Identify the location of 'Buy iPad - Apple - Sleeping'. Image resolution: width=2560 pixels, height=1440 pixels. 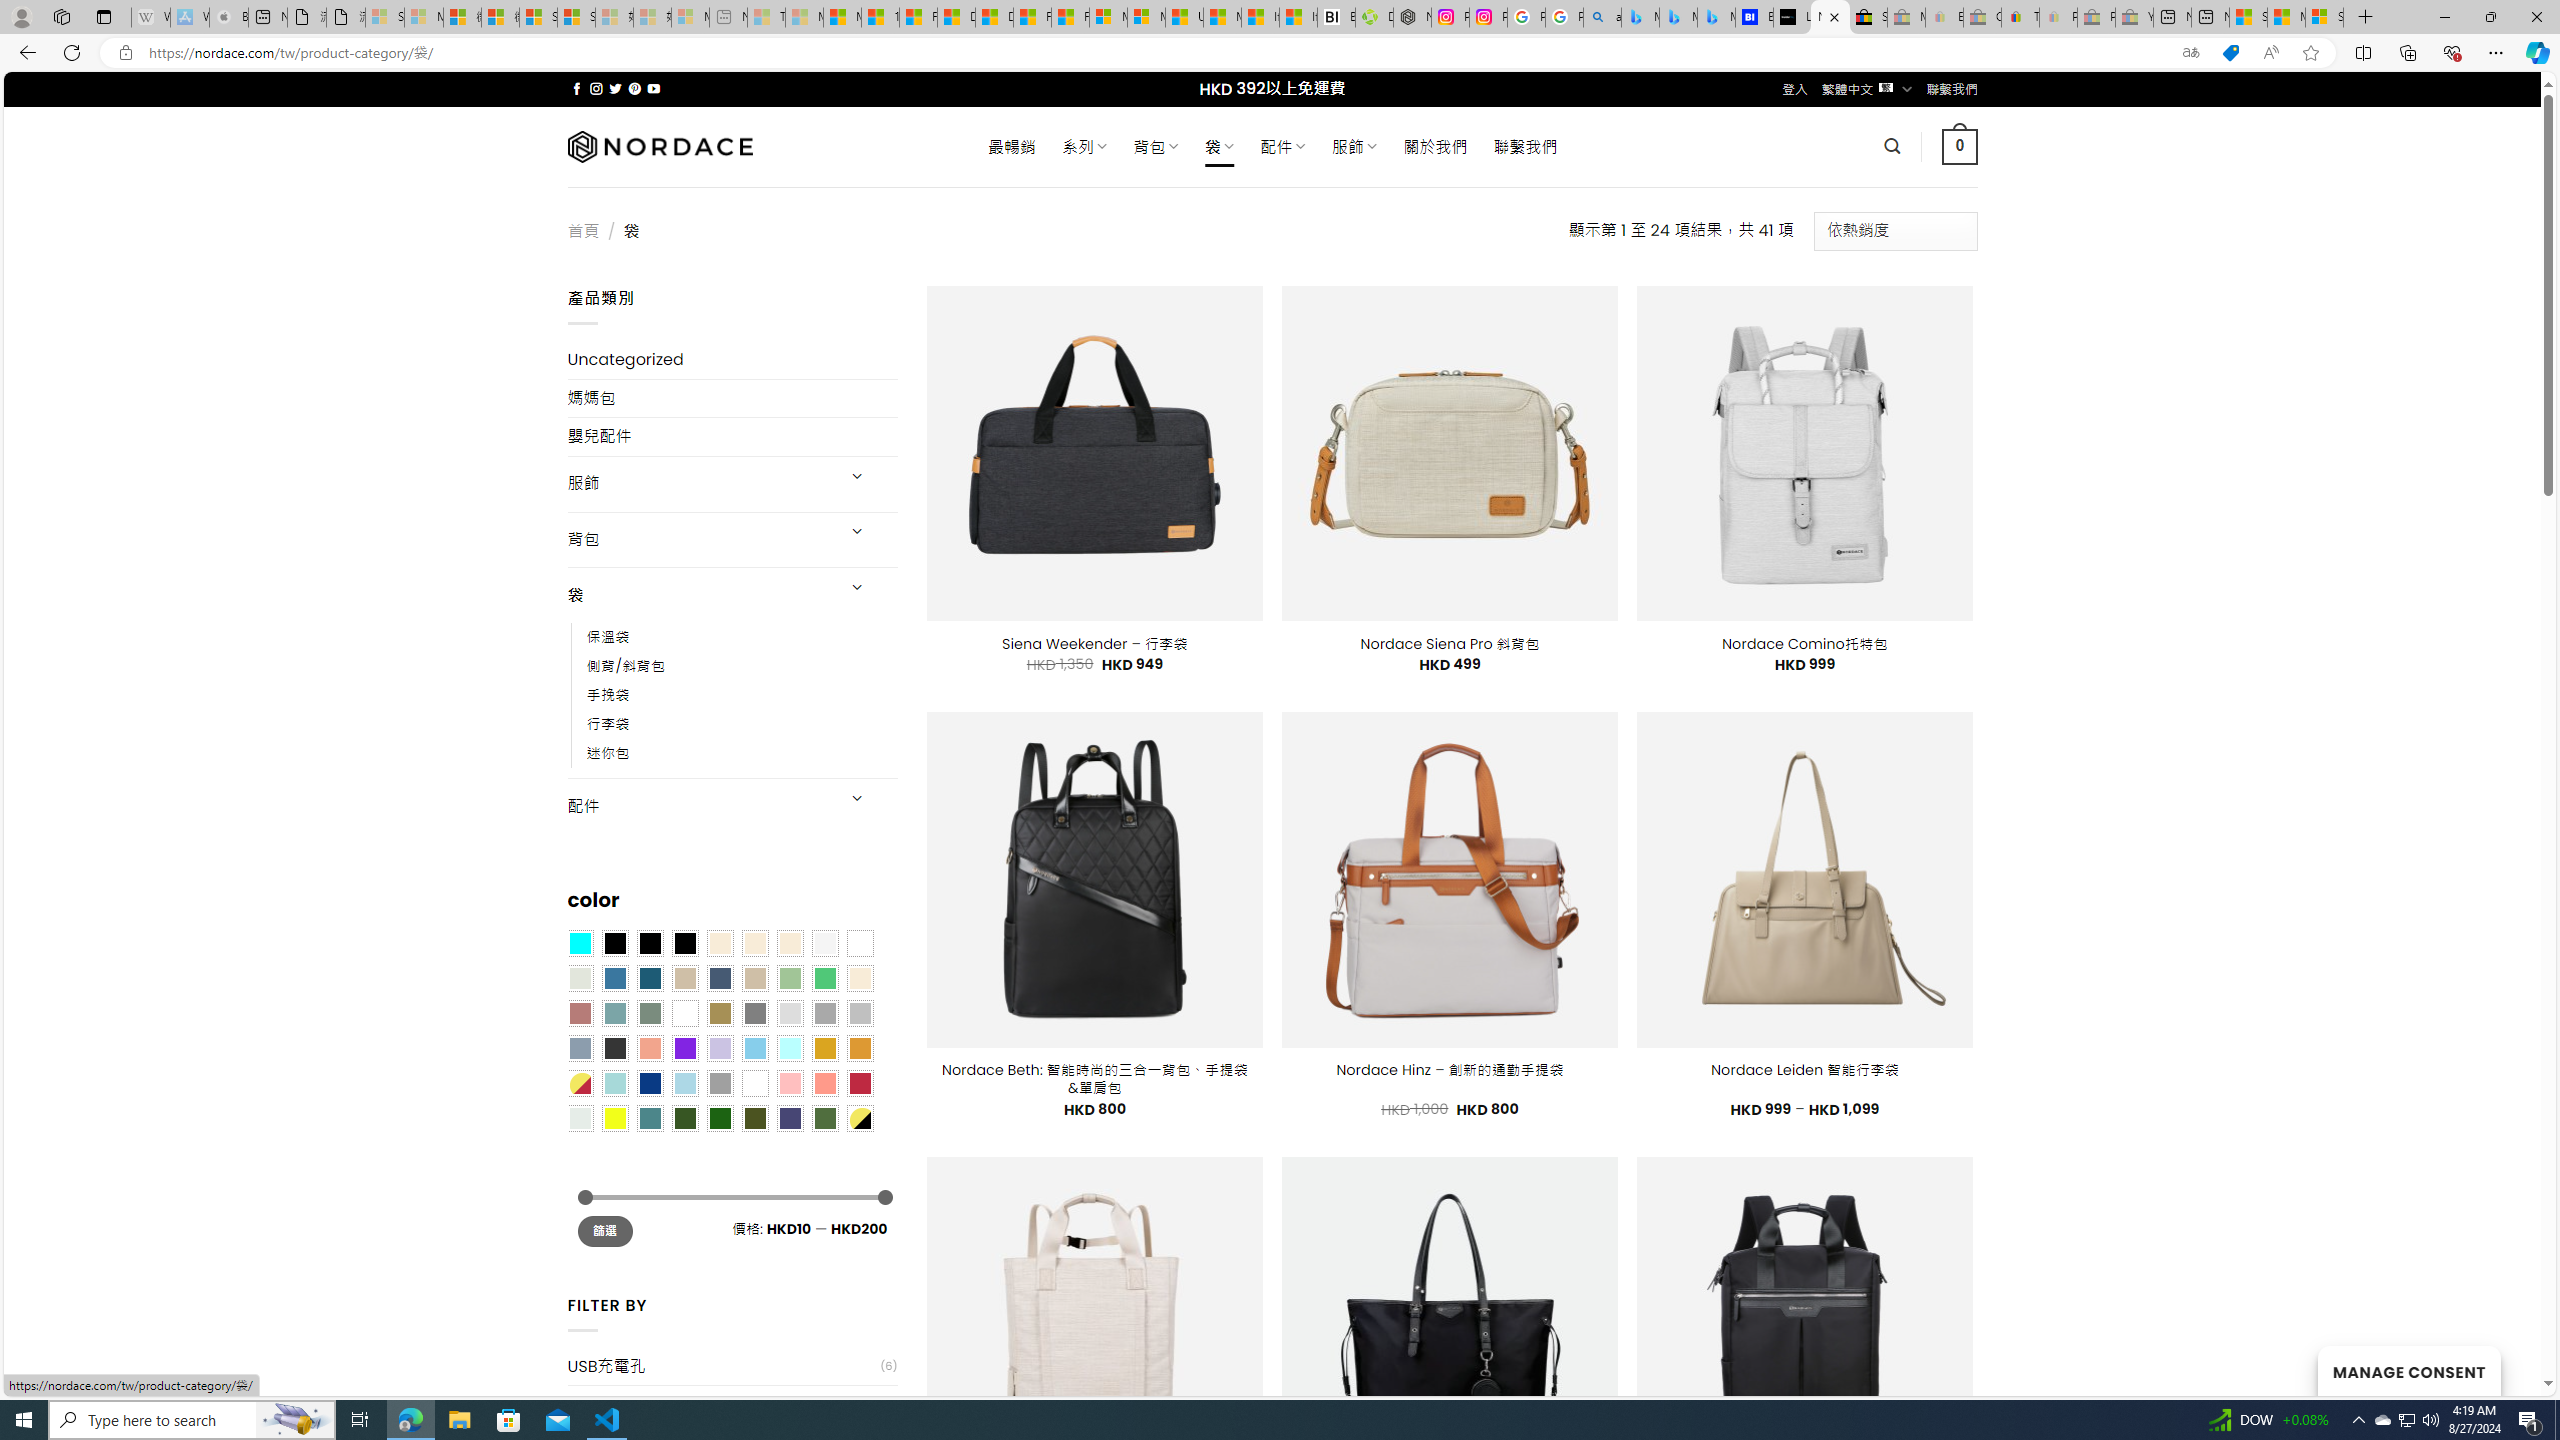
(228, 16).